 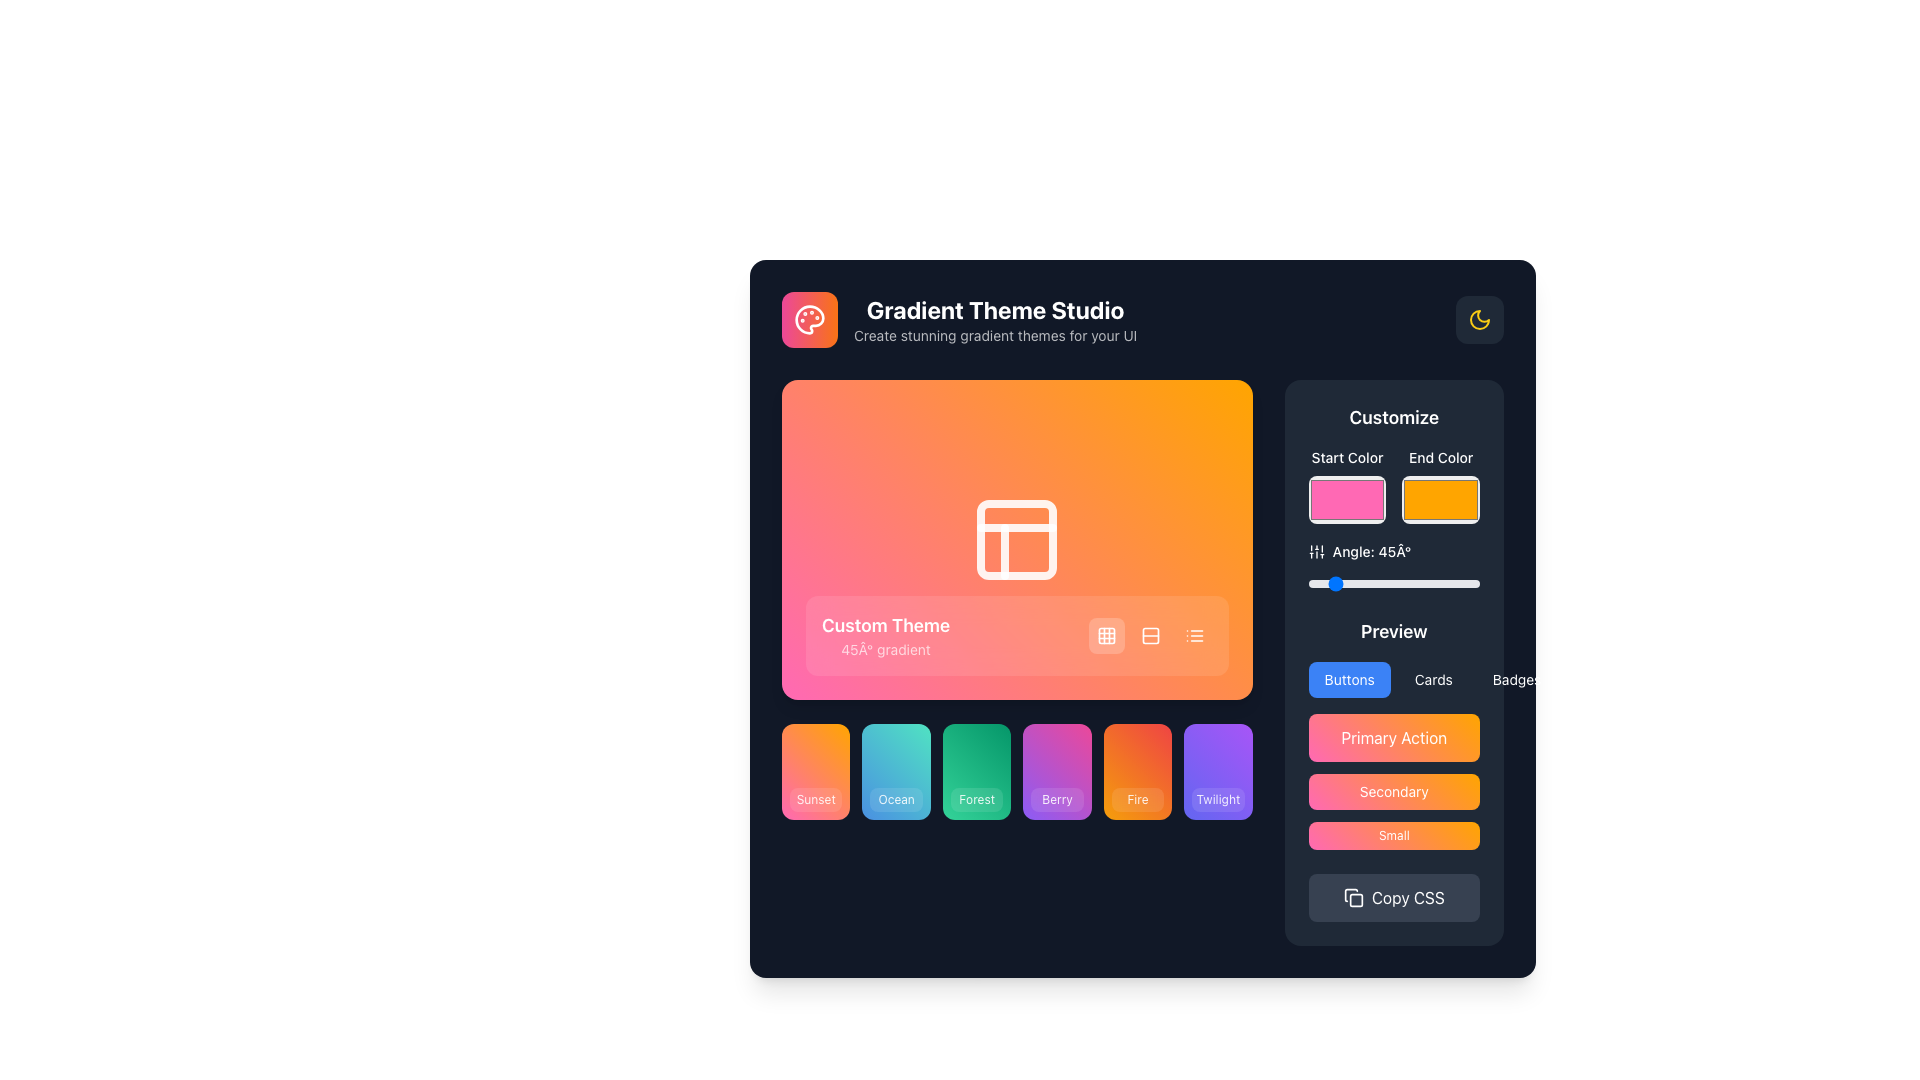 I want to click on the pink rectangular color picker located in the 'Customize' section below the 'Start Color' label, so click(x=1347, y=499).